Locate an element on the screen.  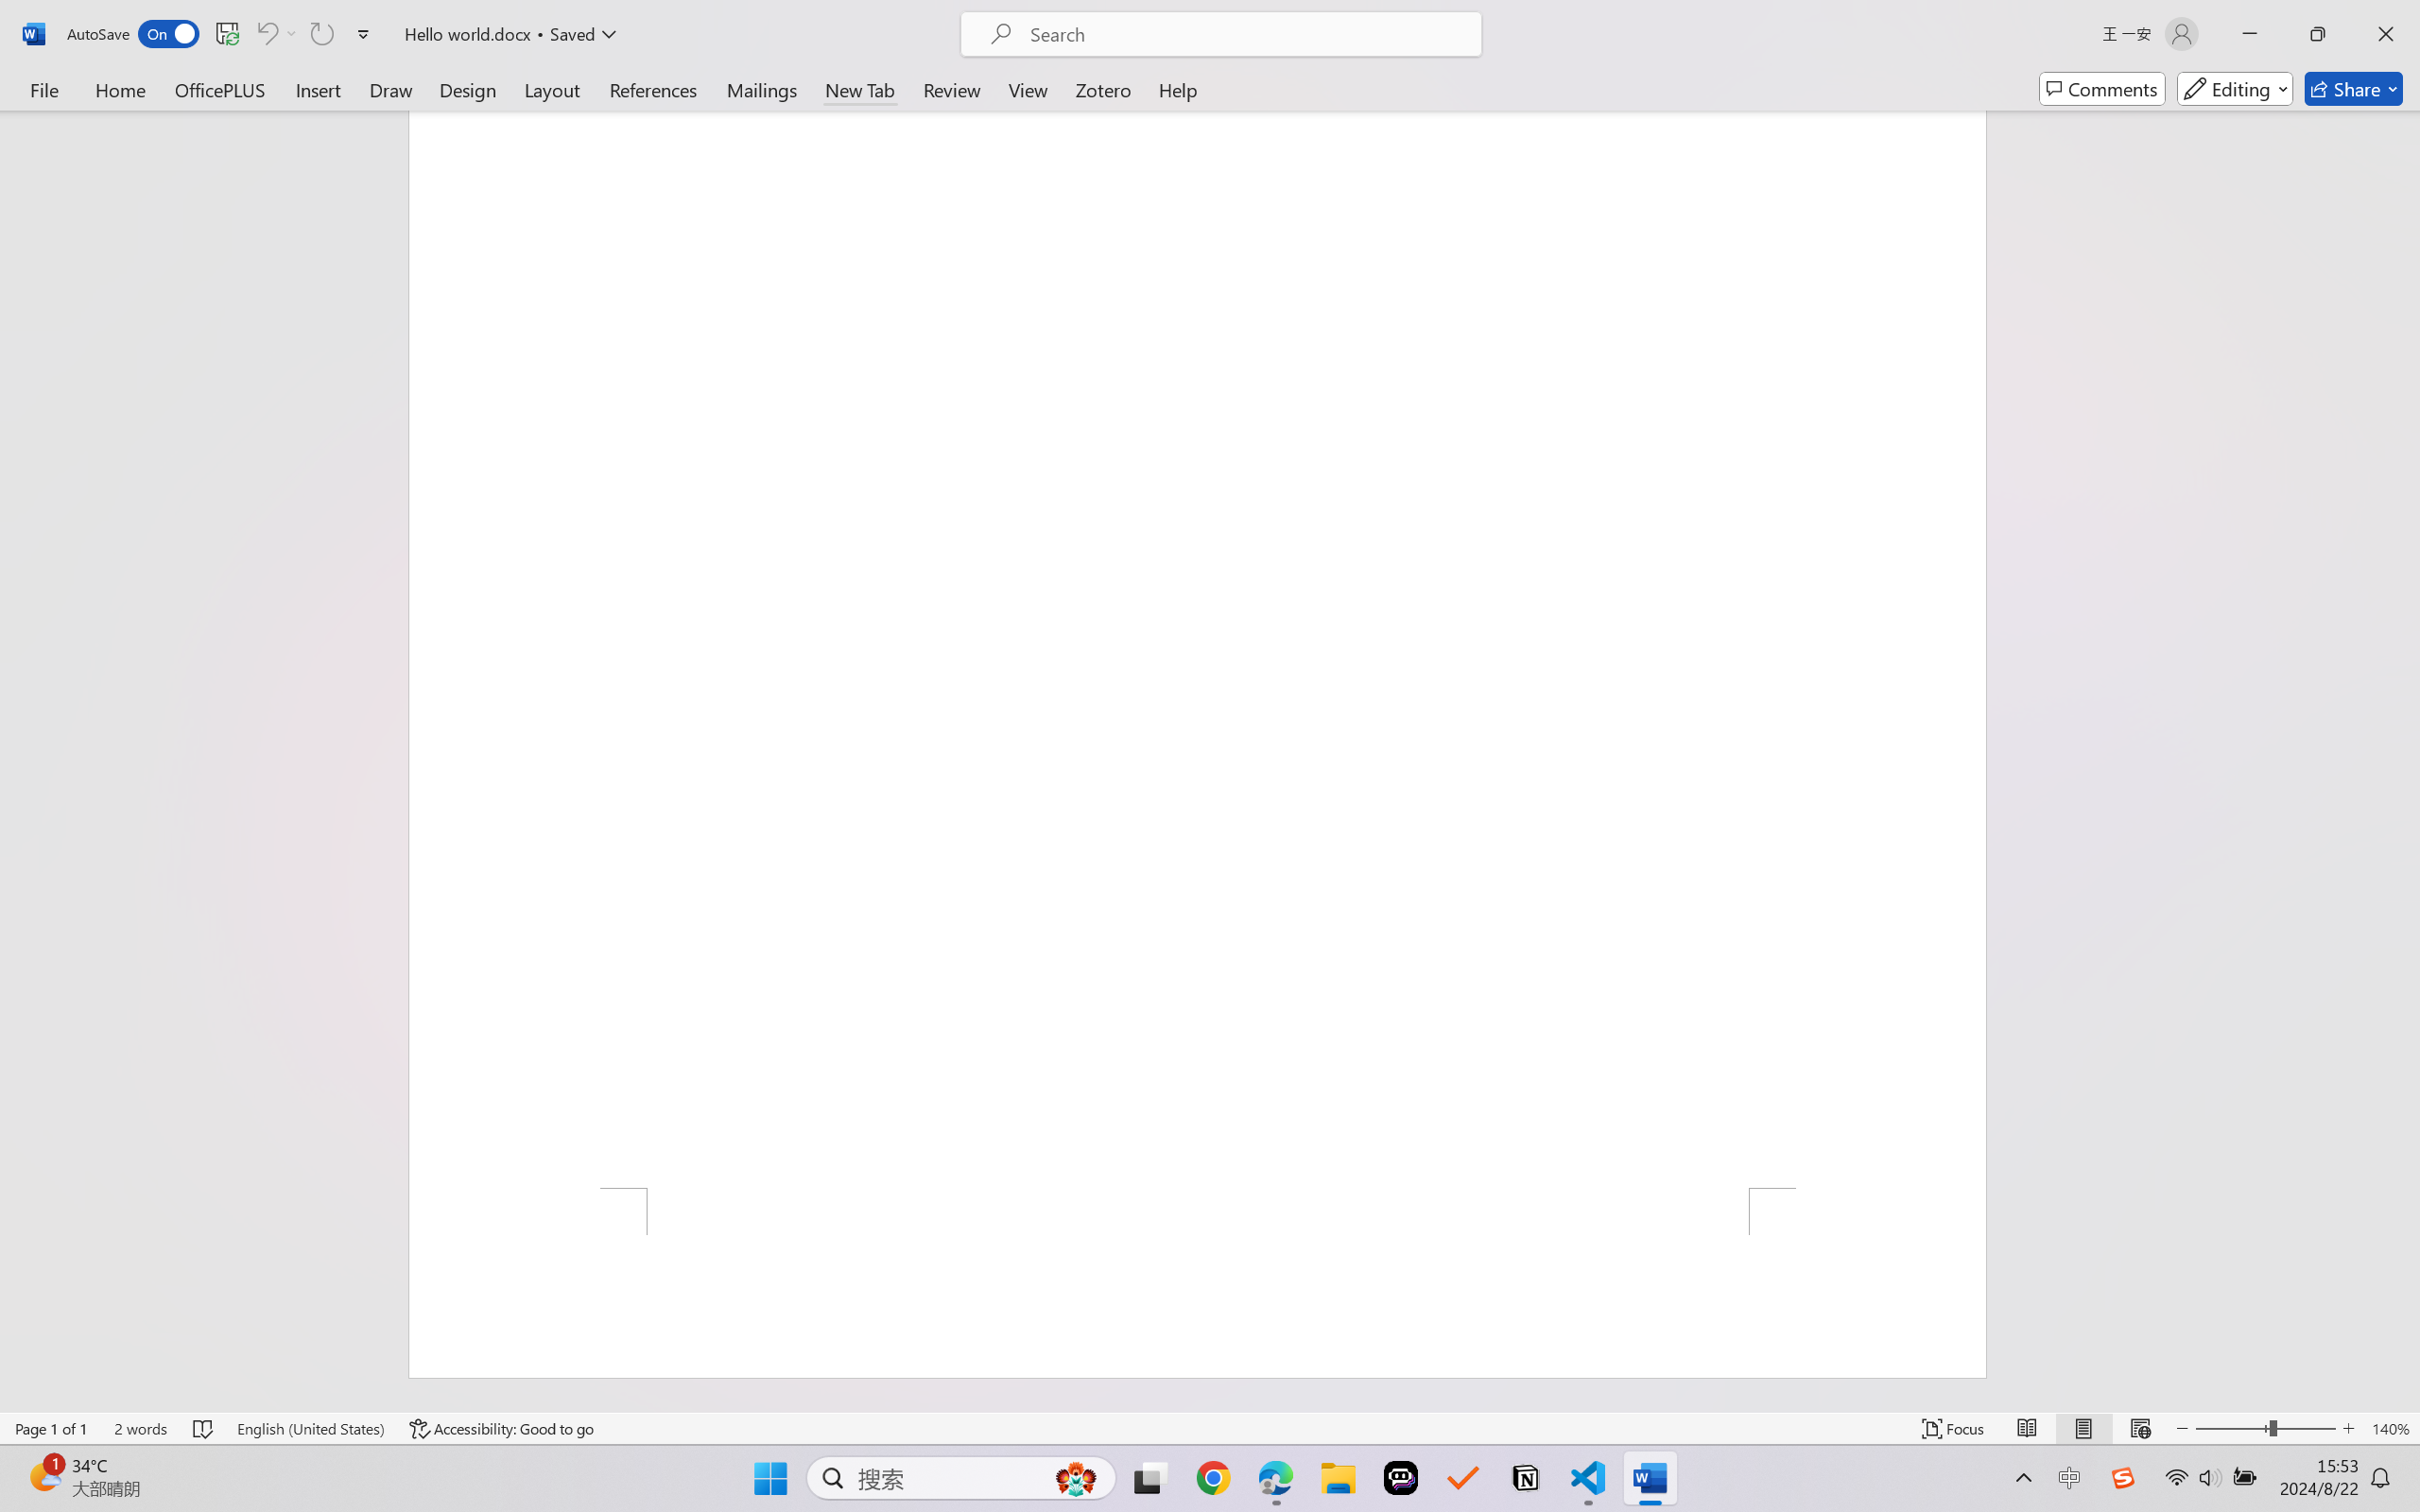
'Print Layout' is located at coordinates (2083, 1428).